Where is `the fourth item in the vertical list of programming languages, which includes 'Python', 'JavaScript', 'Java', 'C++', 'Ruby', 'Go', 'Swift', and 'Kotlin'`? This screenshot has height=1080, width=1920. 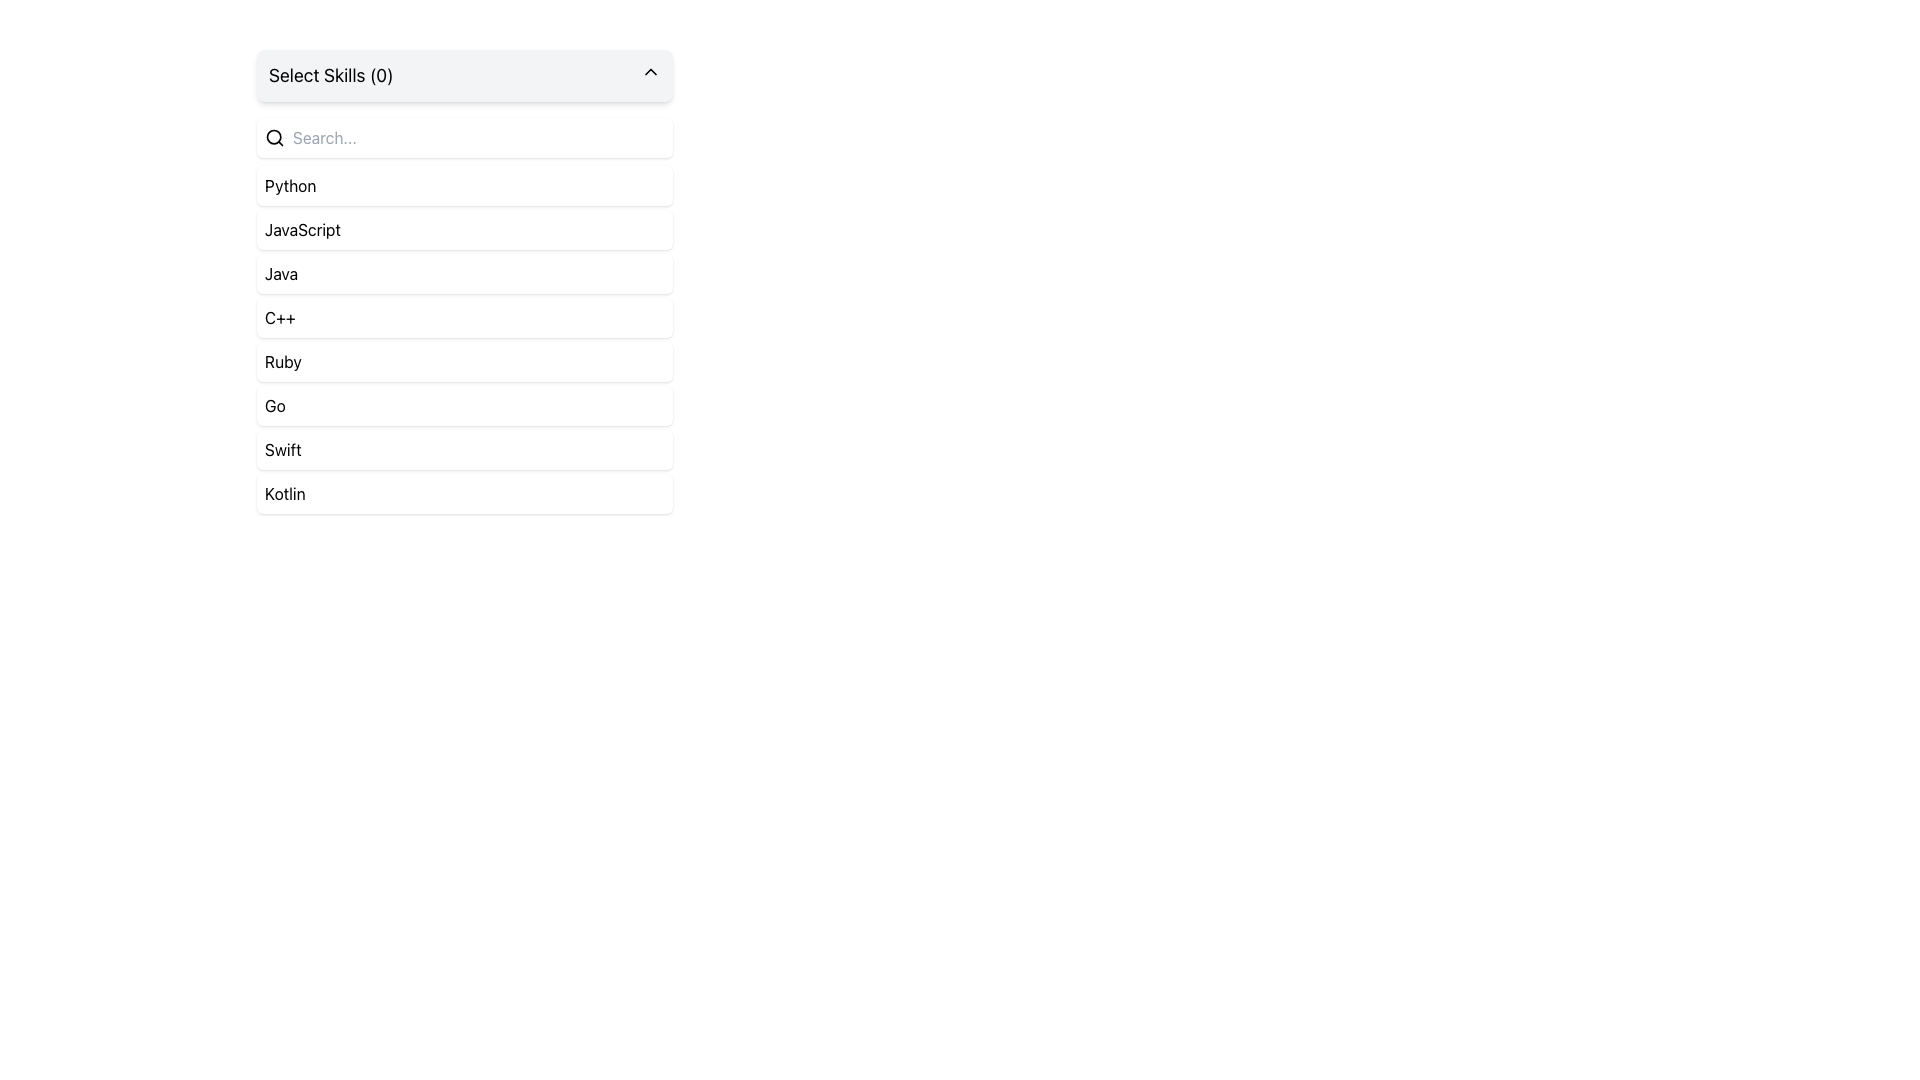 the fourth item in the vertical list of programming languages, which includes 'Python', 'JavaScript', 'Java', 'C++', 'Ruby', 'Go', 'Swift', and 'Kotlin' is located at coordinates (464, 338).